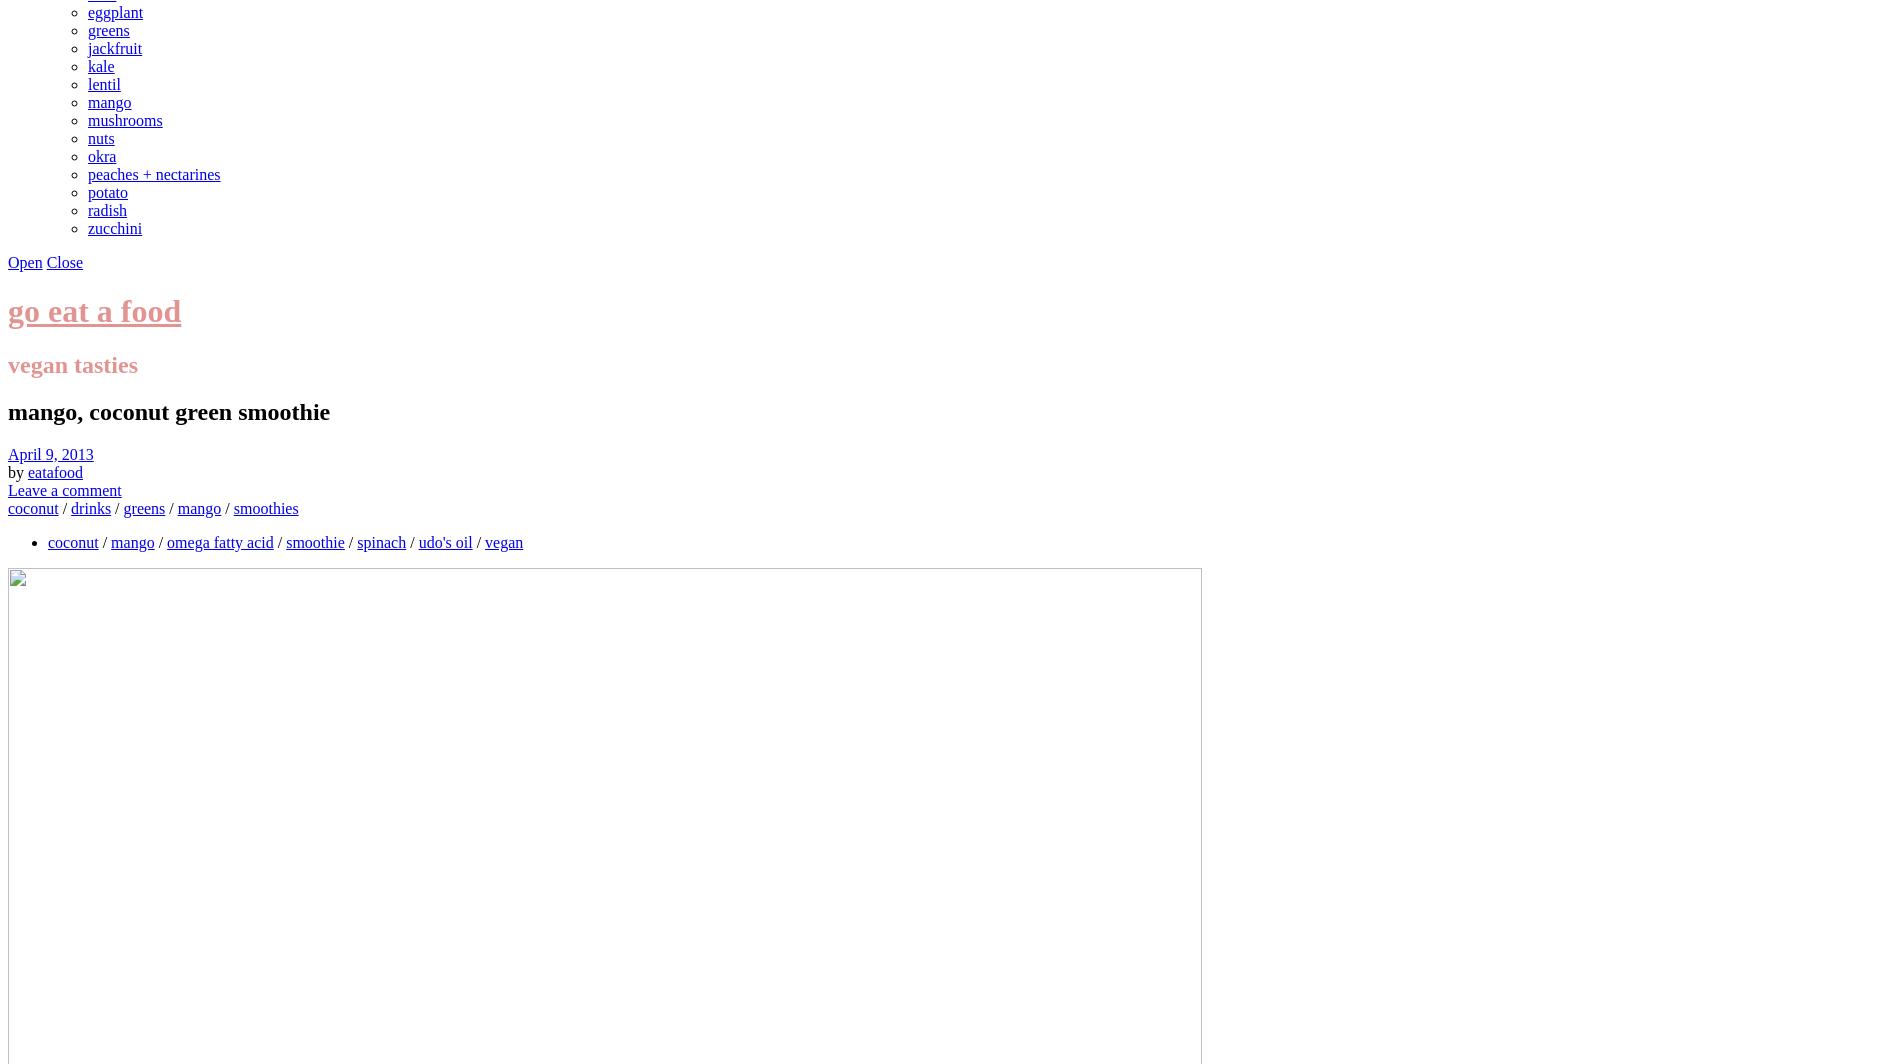  Describe the element at coordinates (114, 48) in the screenshot. I see `'jackfruit'` at that location.